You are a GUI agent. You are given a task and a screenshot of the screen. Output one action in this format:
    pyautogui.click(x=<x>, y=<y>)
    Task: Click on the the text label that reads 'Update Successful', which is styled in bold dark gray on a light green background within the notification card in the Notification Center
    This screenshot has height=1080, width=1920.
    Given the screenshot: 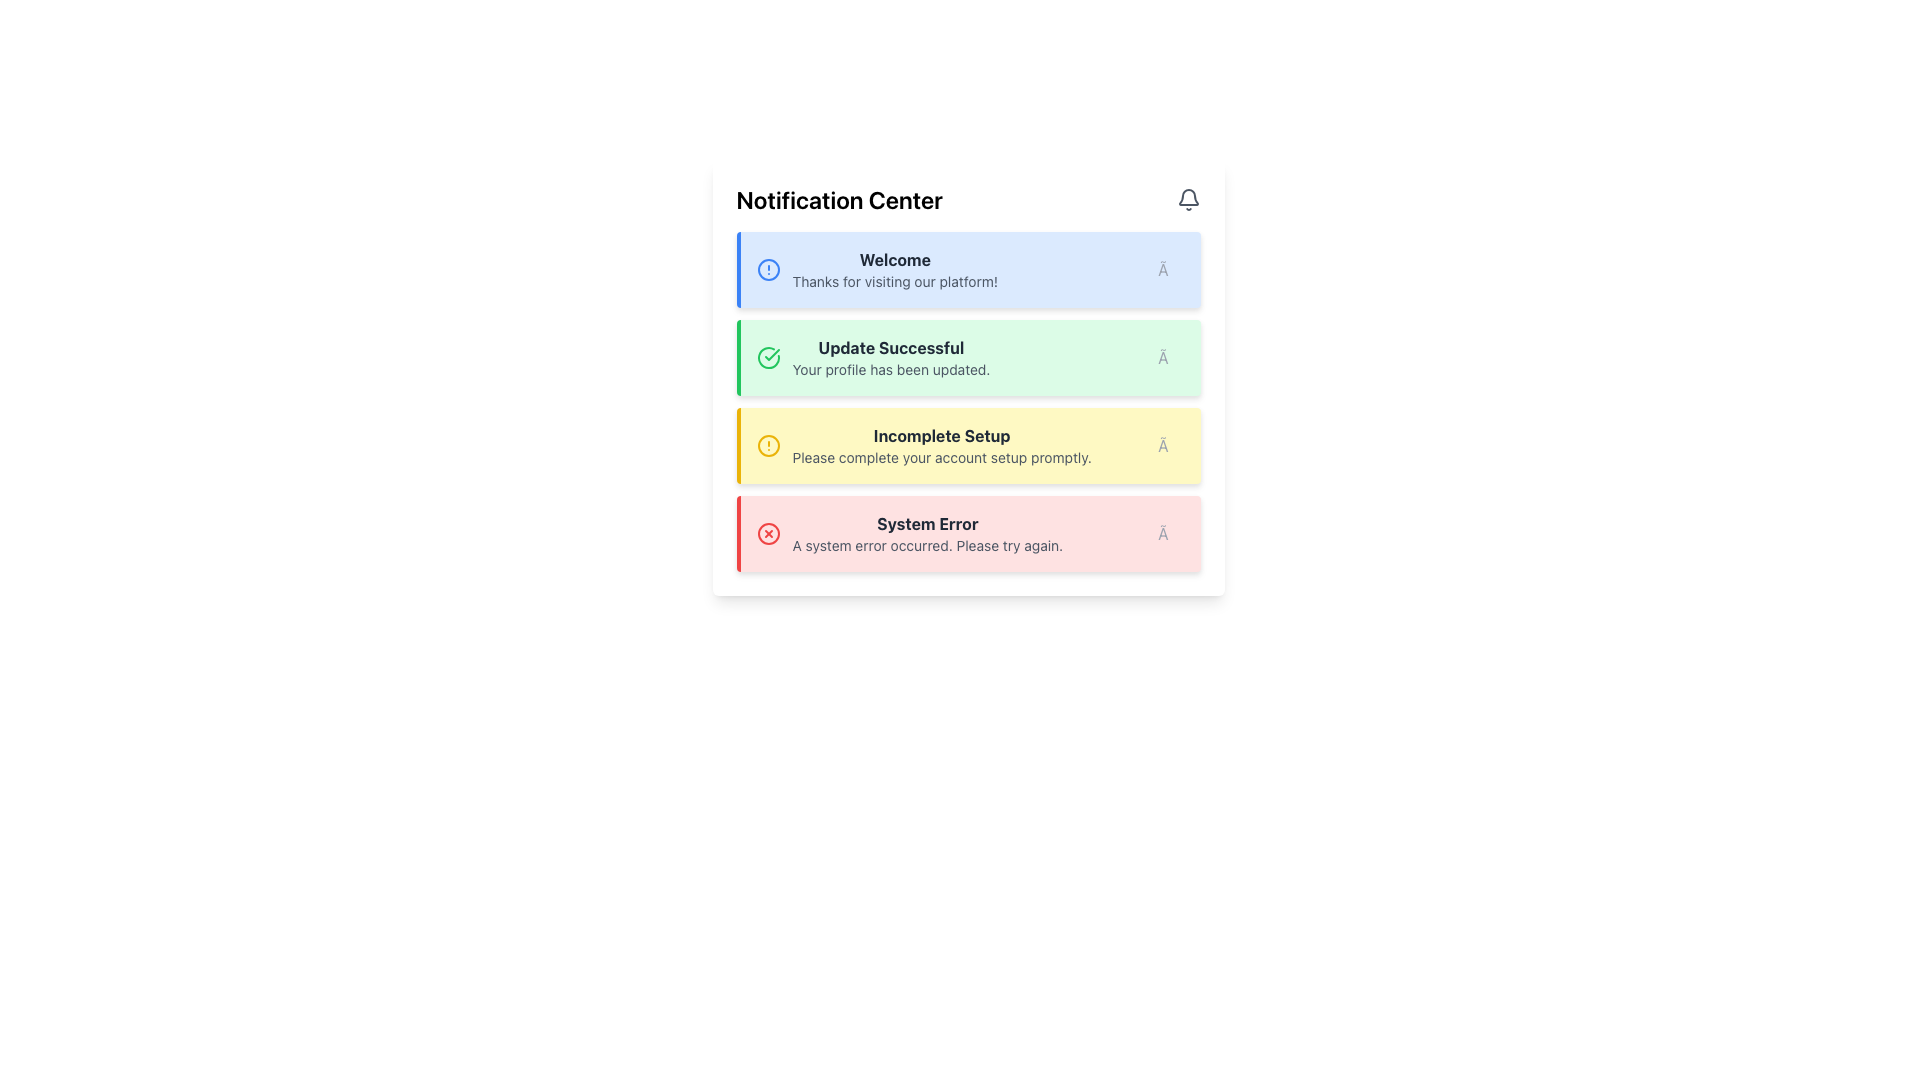 What is the action you would take?
    pyautogui.click(x=890, y=346)
    